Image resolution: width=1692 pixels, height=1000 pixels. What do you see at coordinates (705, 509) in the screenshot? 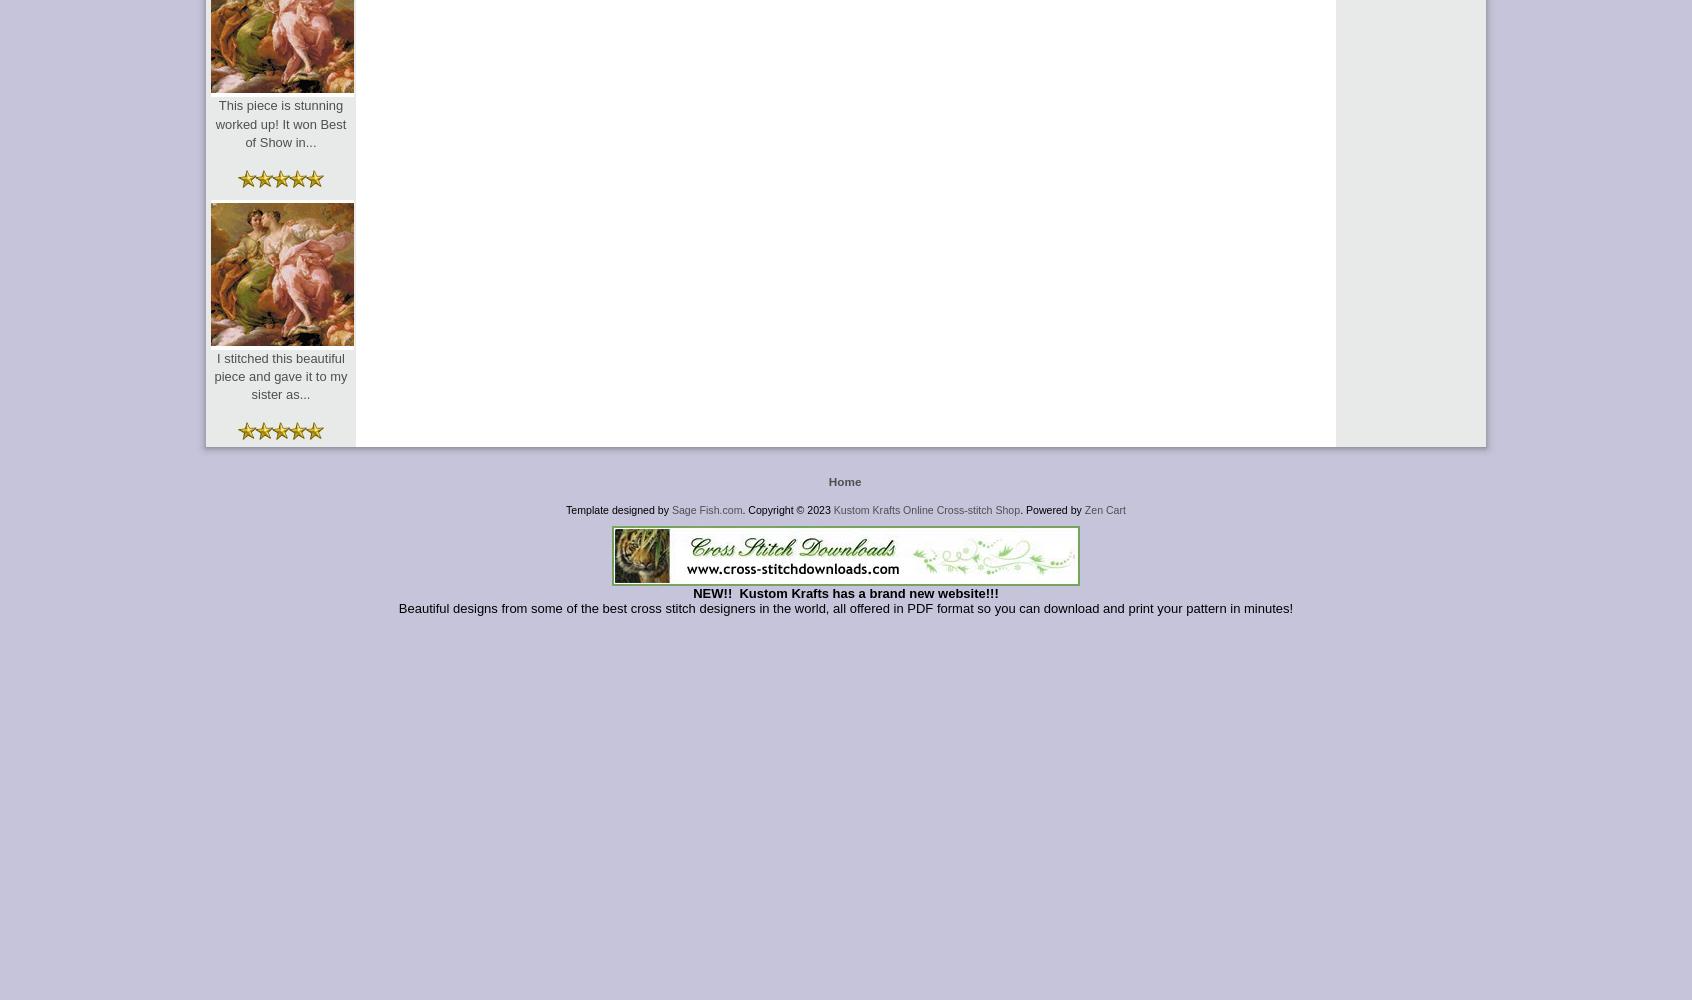
I see `'Sage Fish.com'` at bounding box center [705, 509].